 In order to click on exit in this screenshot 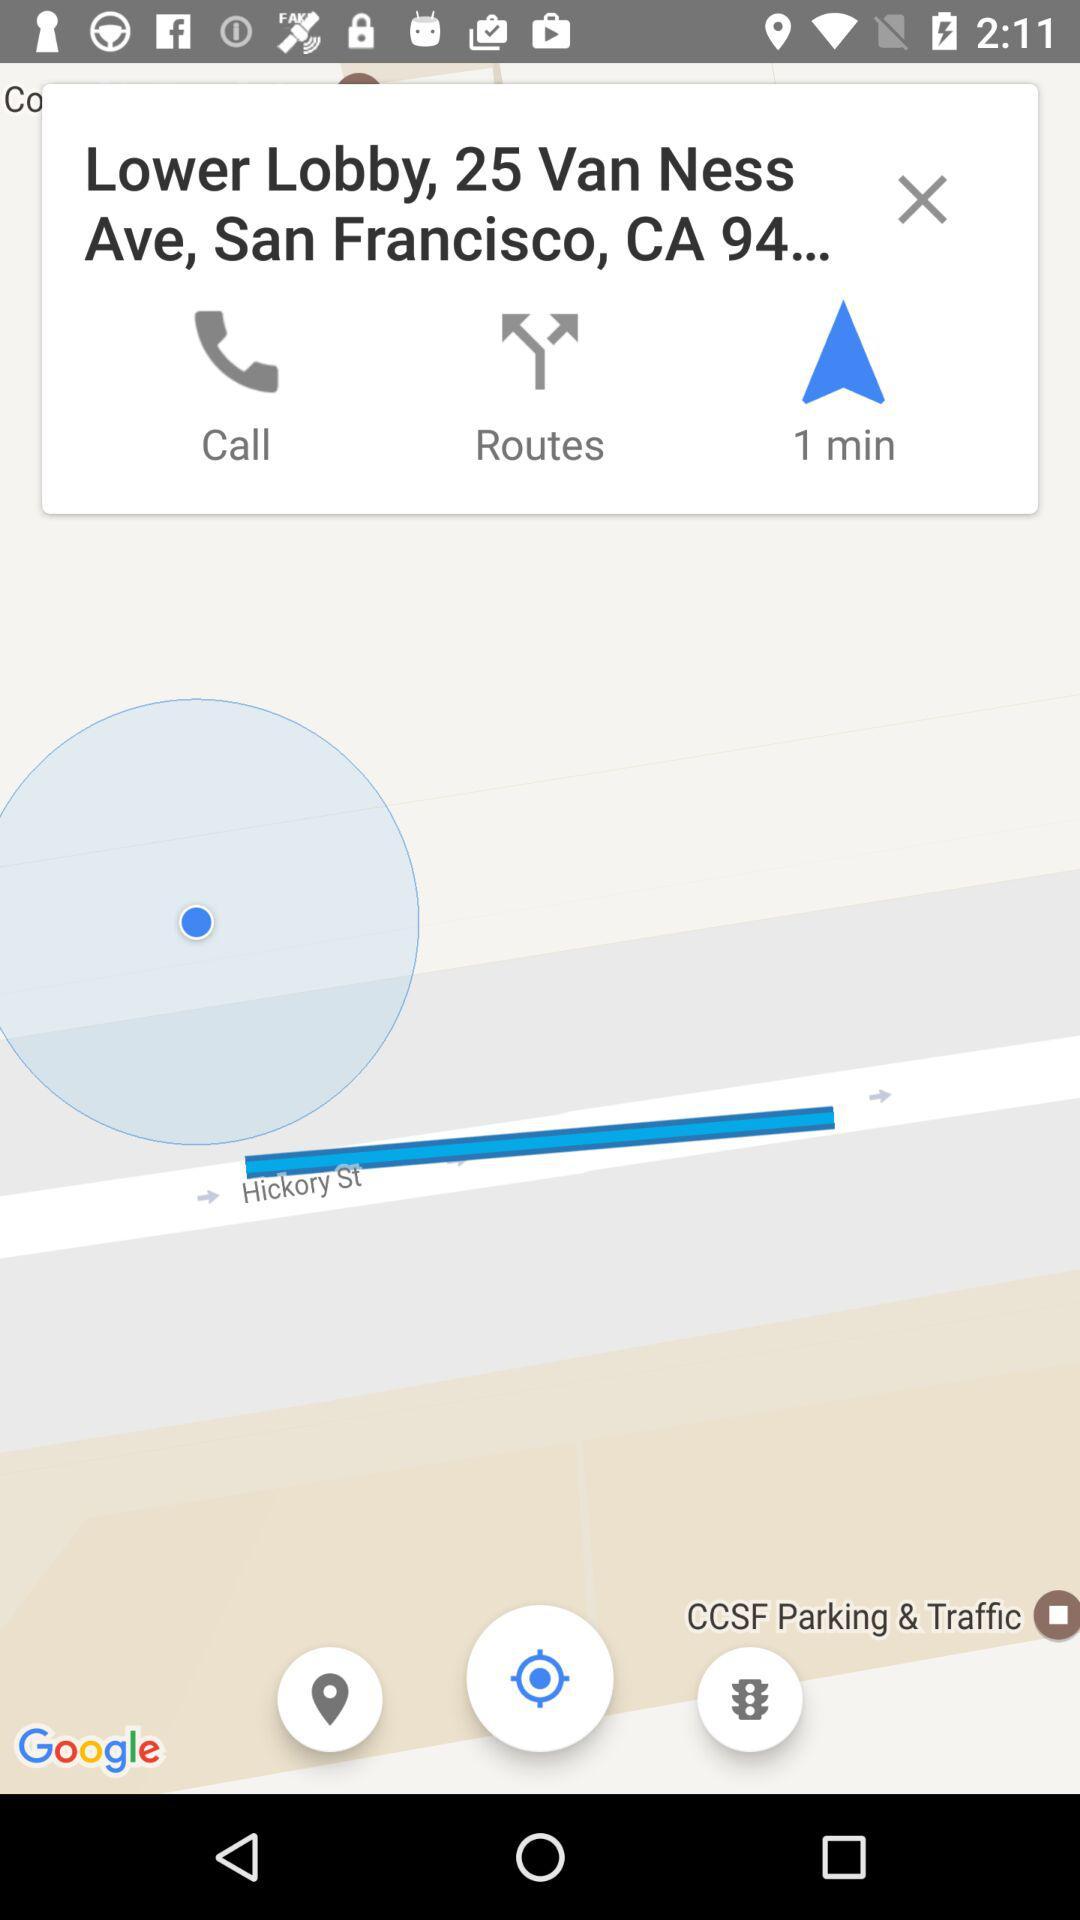, I will do `click(922, 199)`.